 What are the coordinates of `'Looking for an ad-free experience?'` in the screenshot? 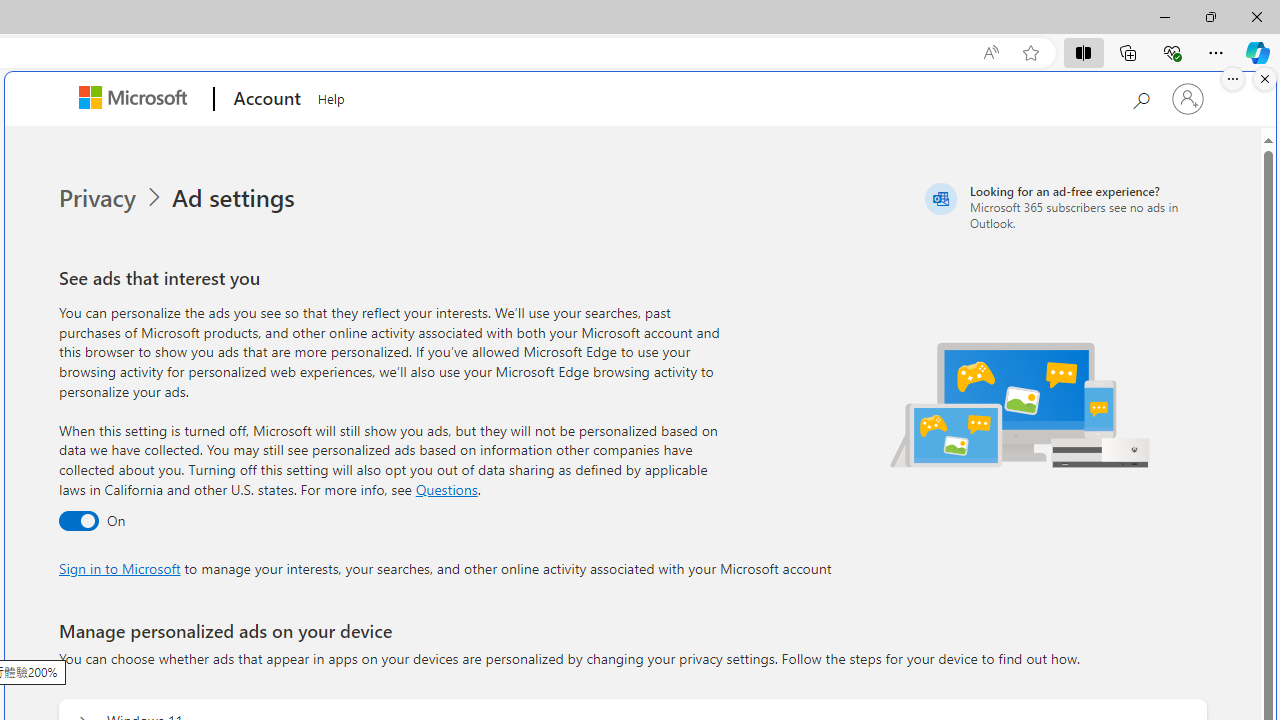 It's located at (1062, 206).